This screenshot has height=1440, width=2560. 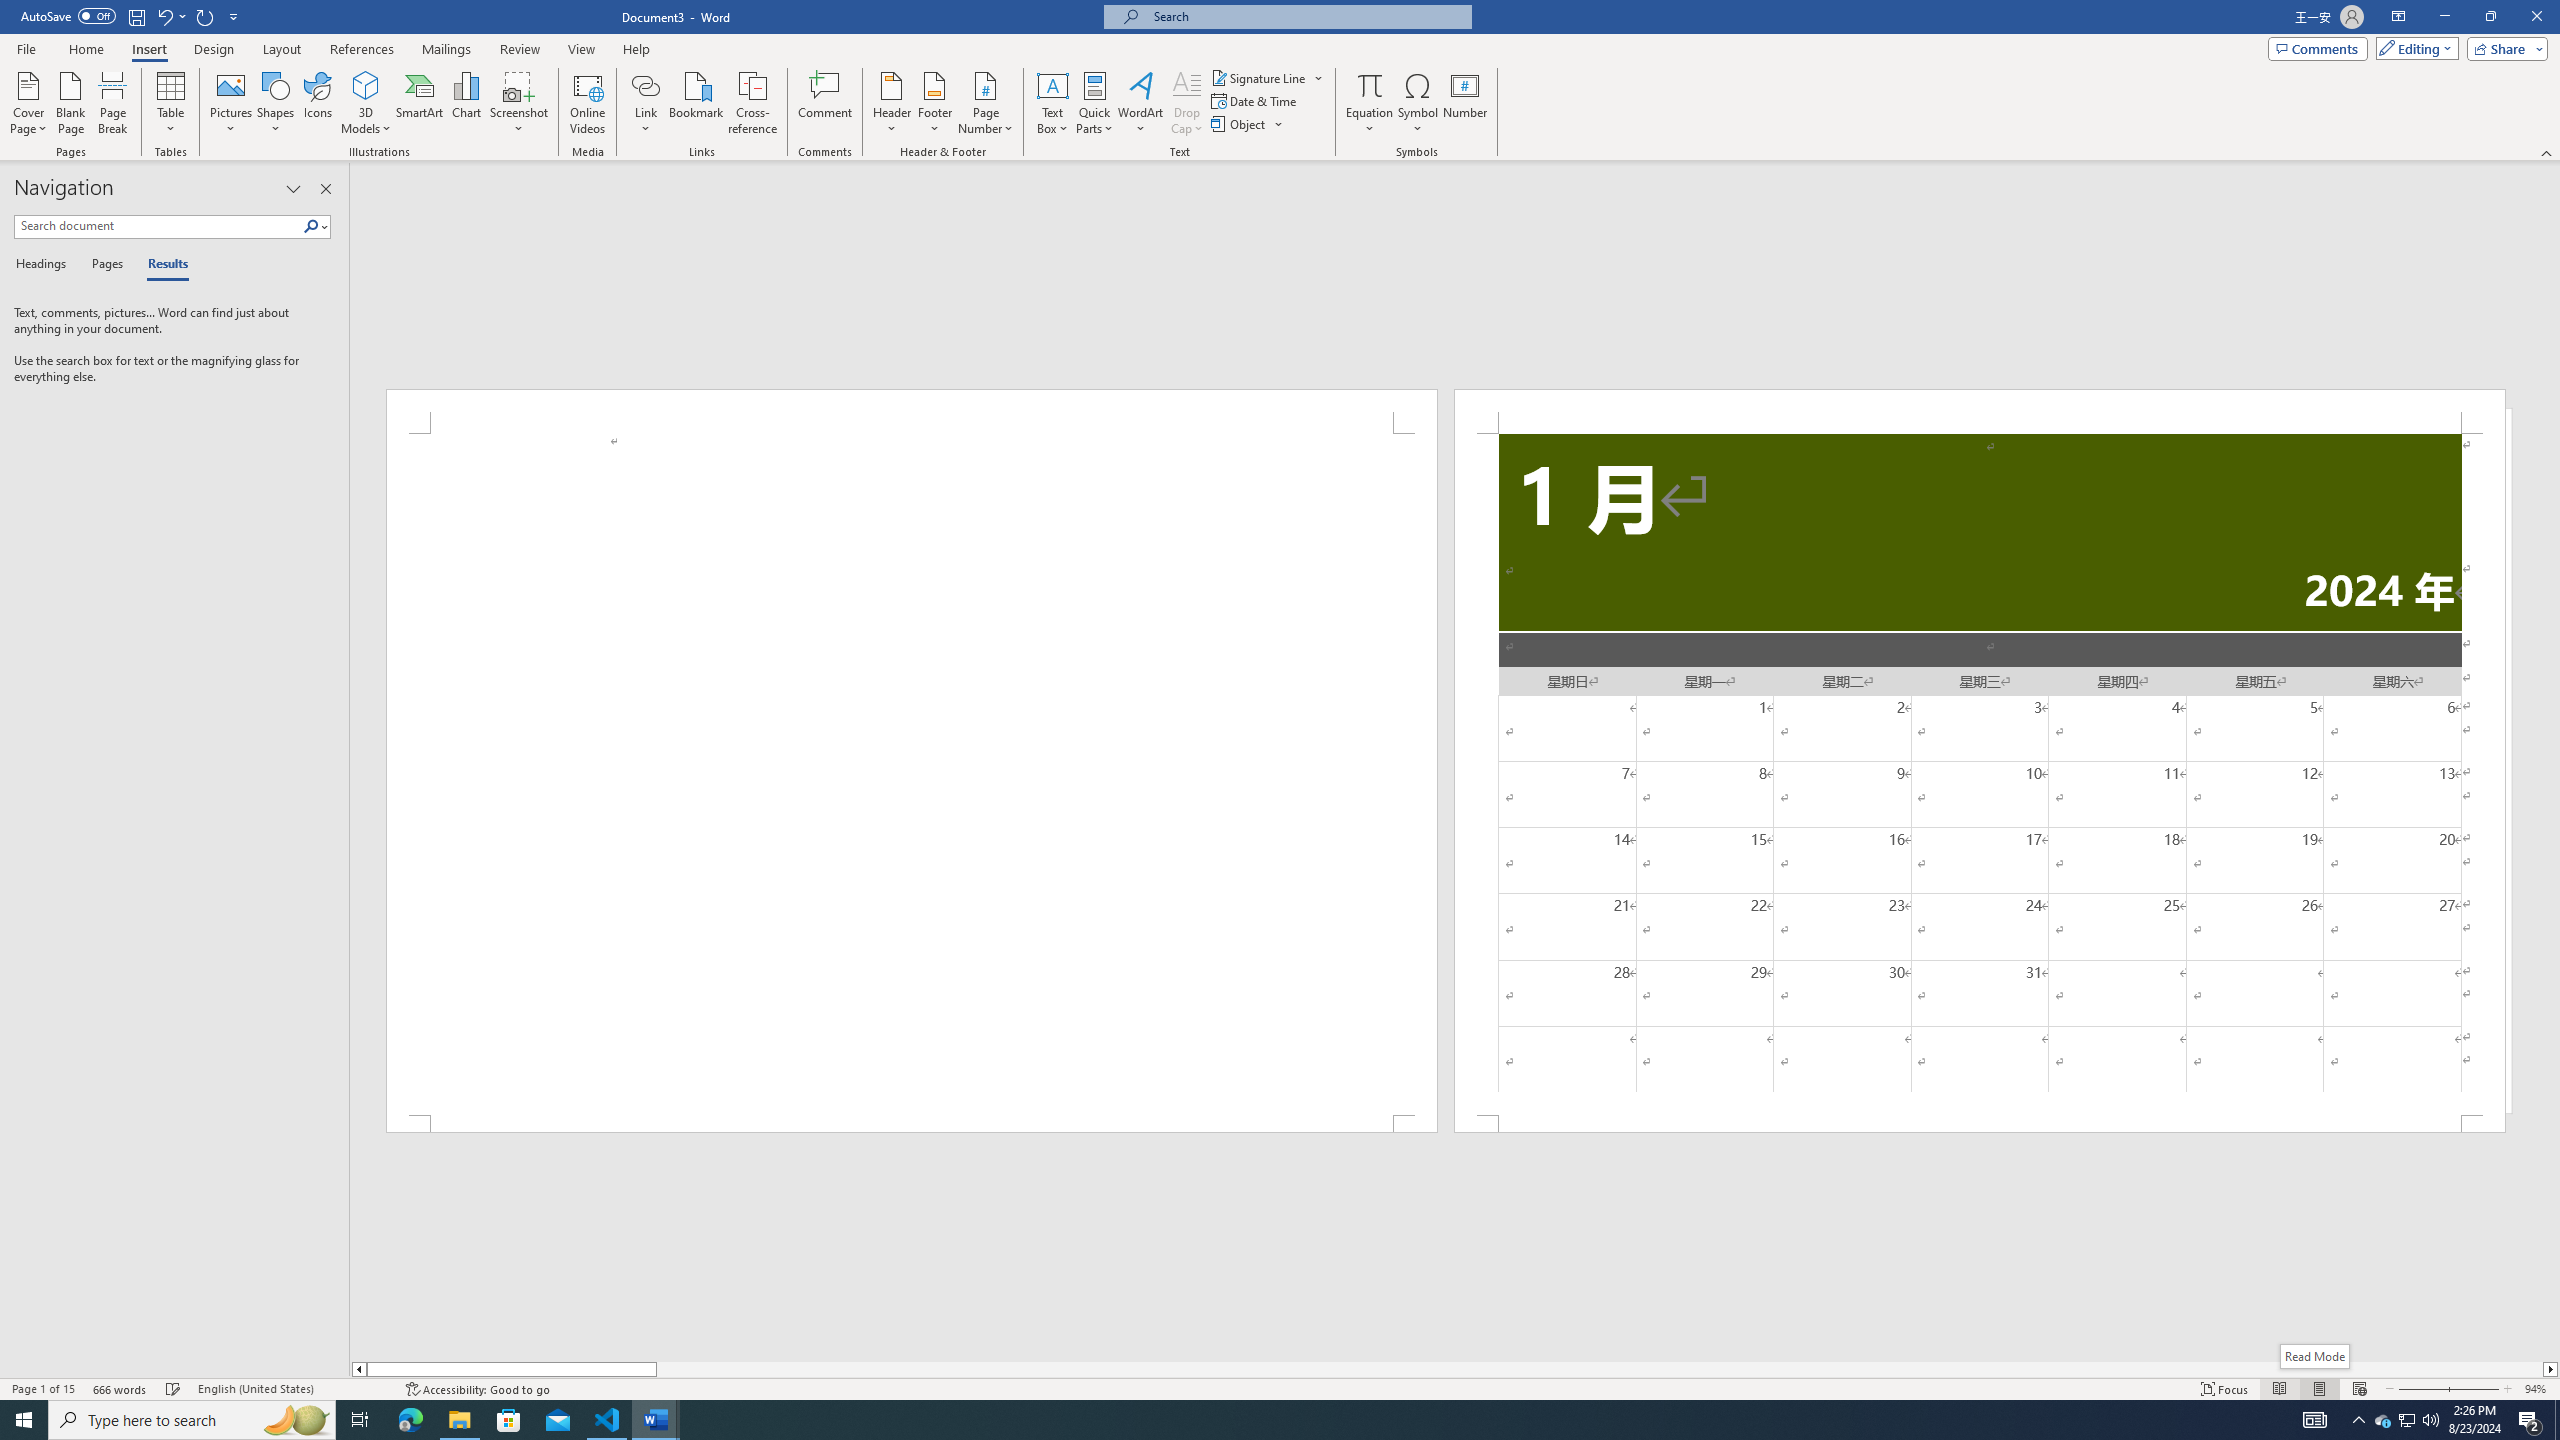 I want to click on 'Cross-reference...', so click(x=753, y=103).